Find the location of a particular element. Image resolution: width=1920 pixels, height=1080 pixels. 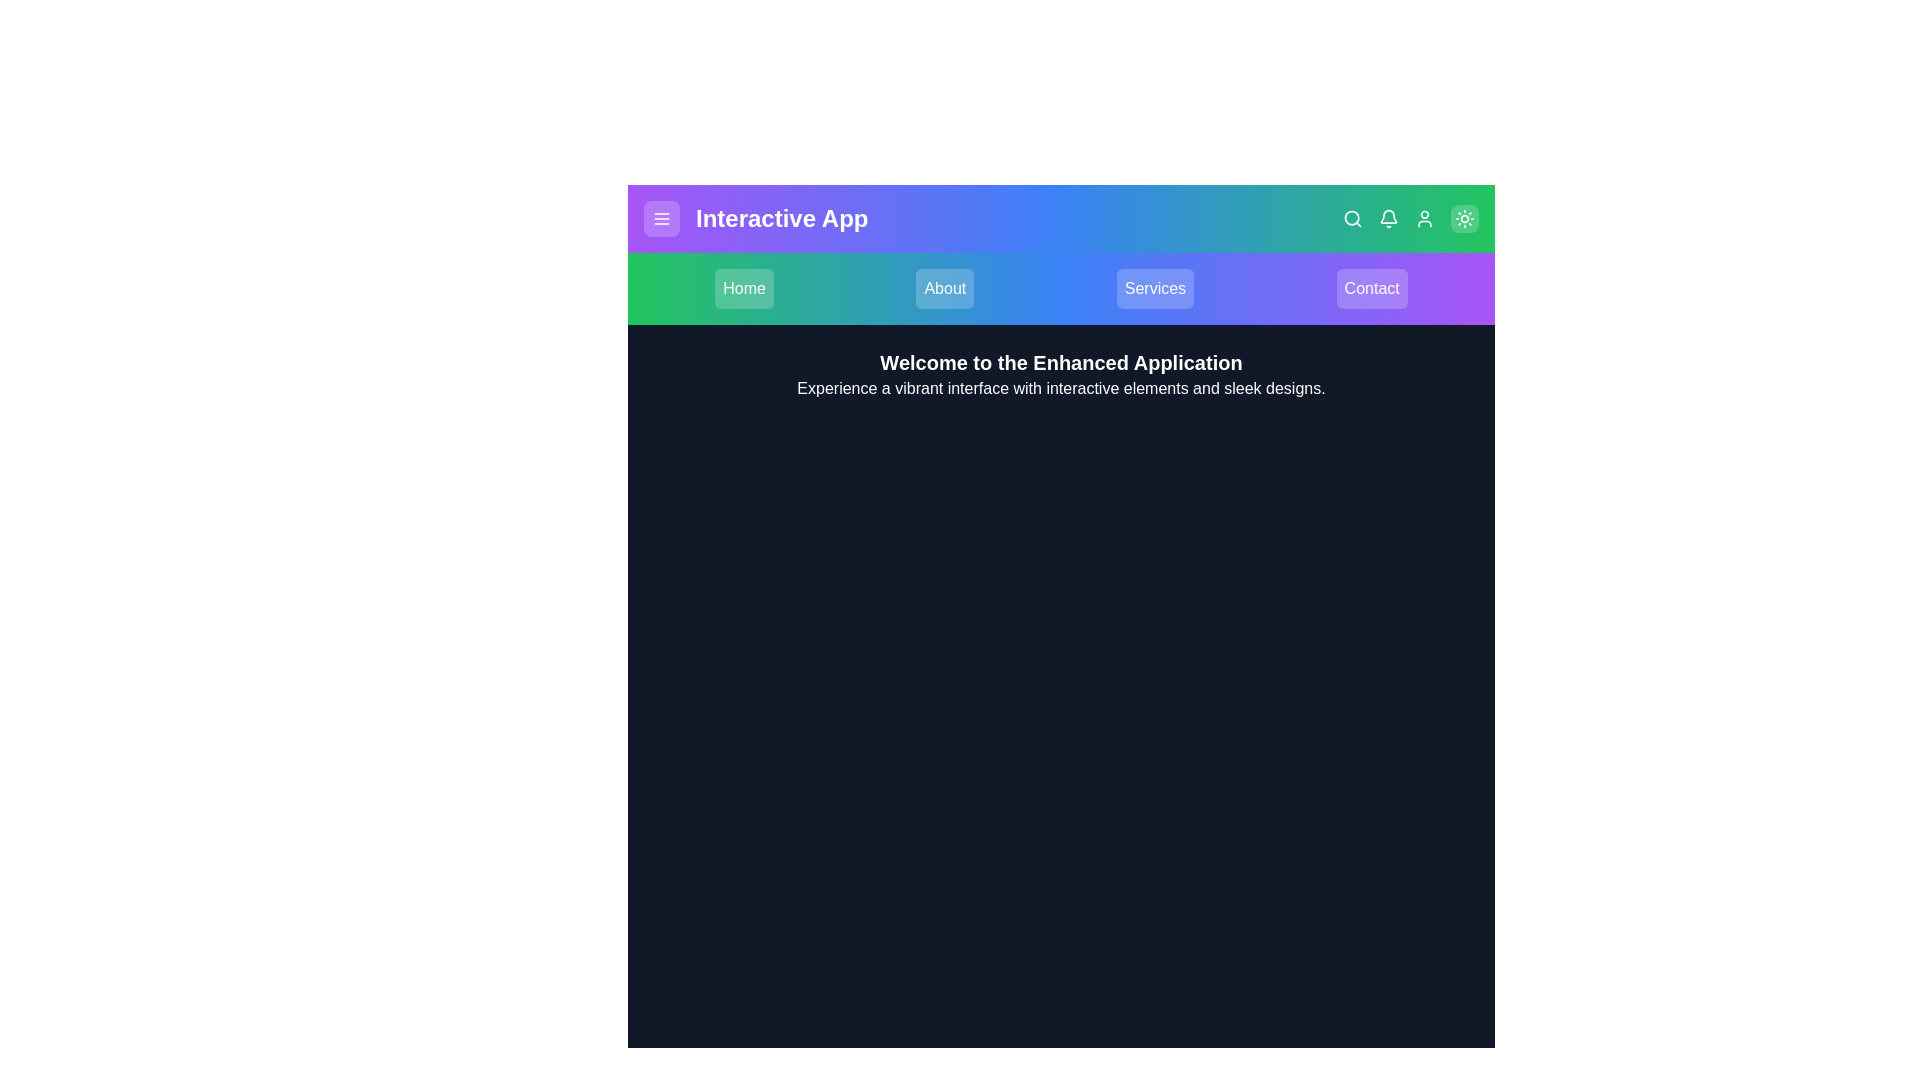

the navigation item Home to navigate to the corresponding section is located at coordinates (743, 289).